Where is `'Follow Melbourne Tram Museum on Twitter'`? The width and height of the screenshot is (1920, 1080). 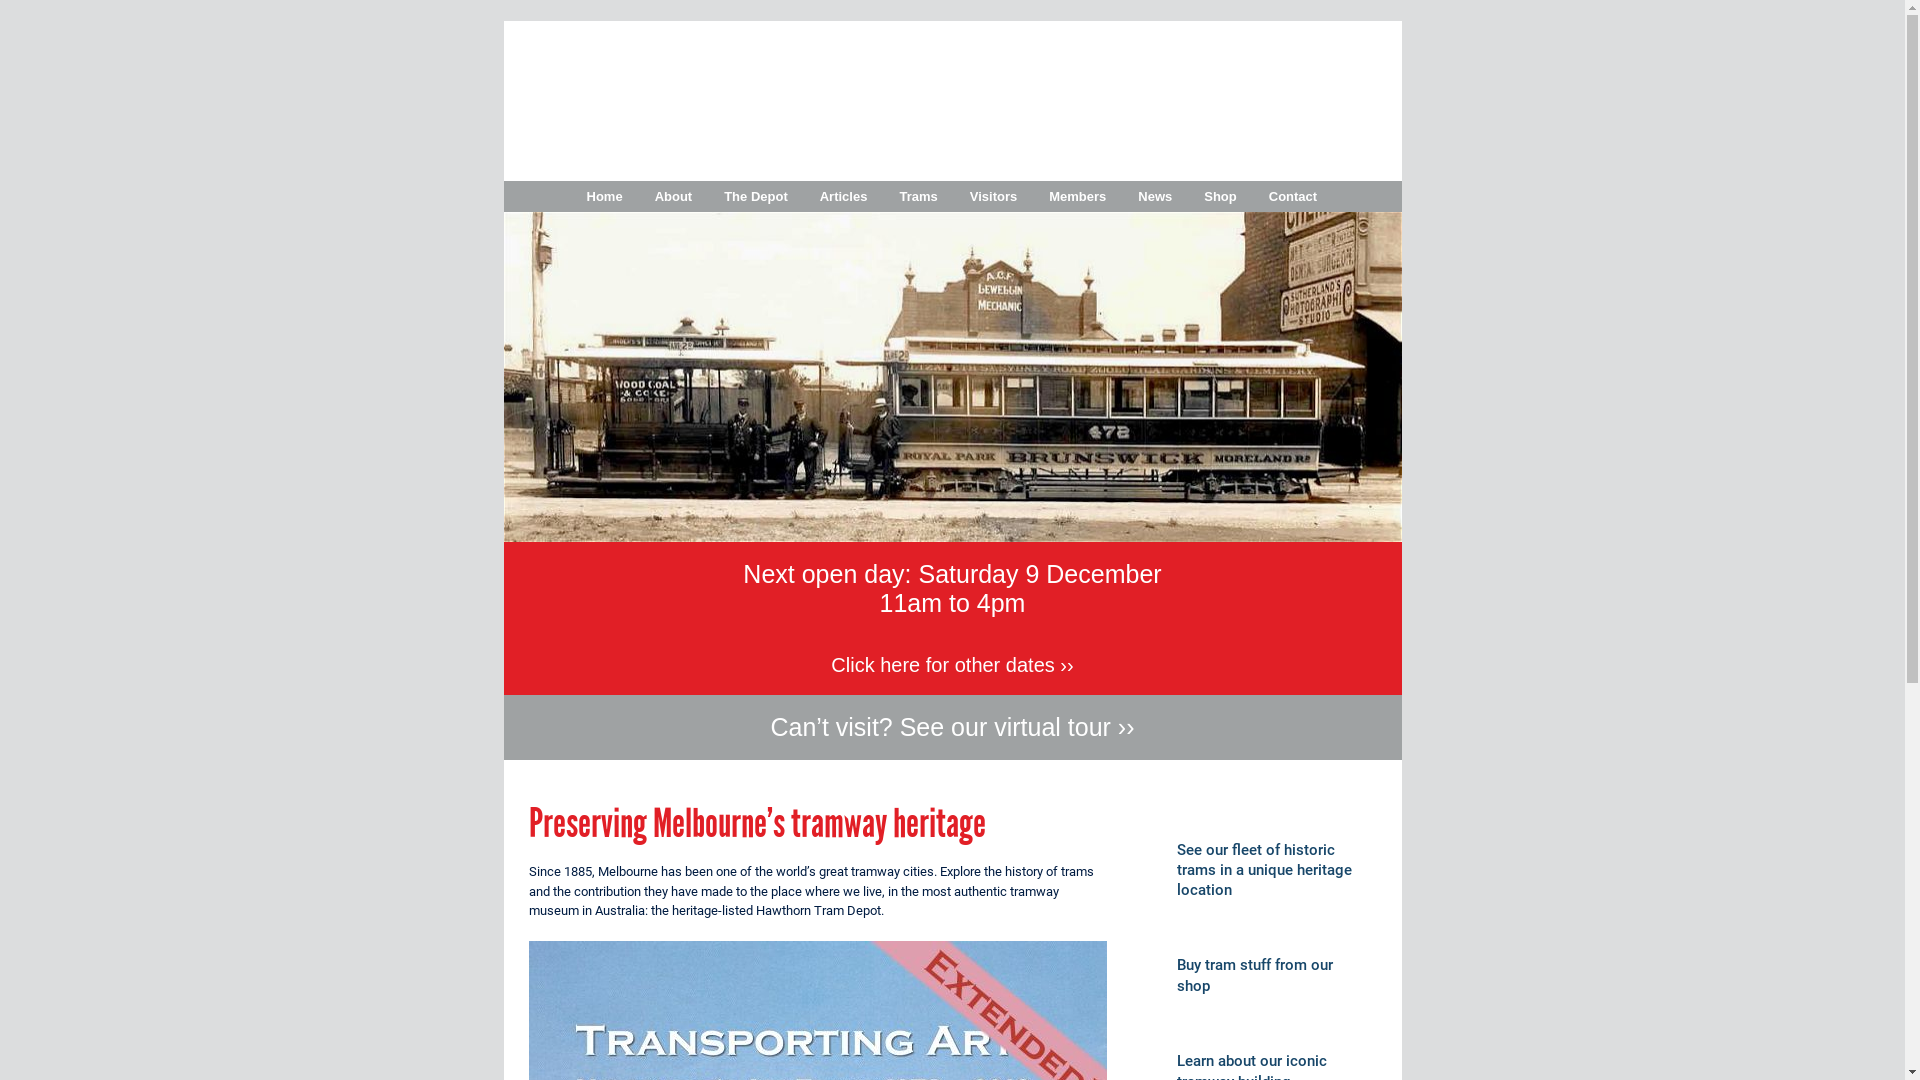 'Follow Melbourne Tram Museum on Twitter' is located at coordinates (1879, 141).